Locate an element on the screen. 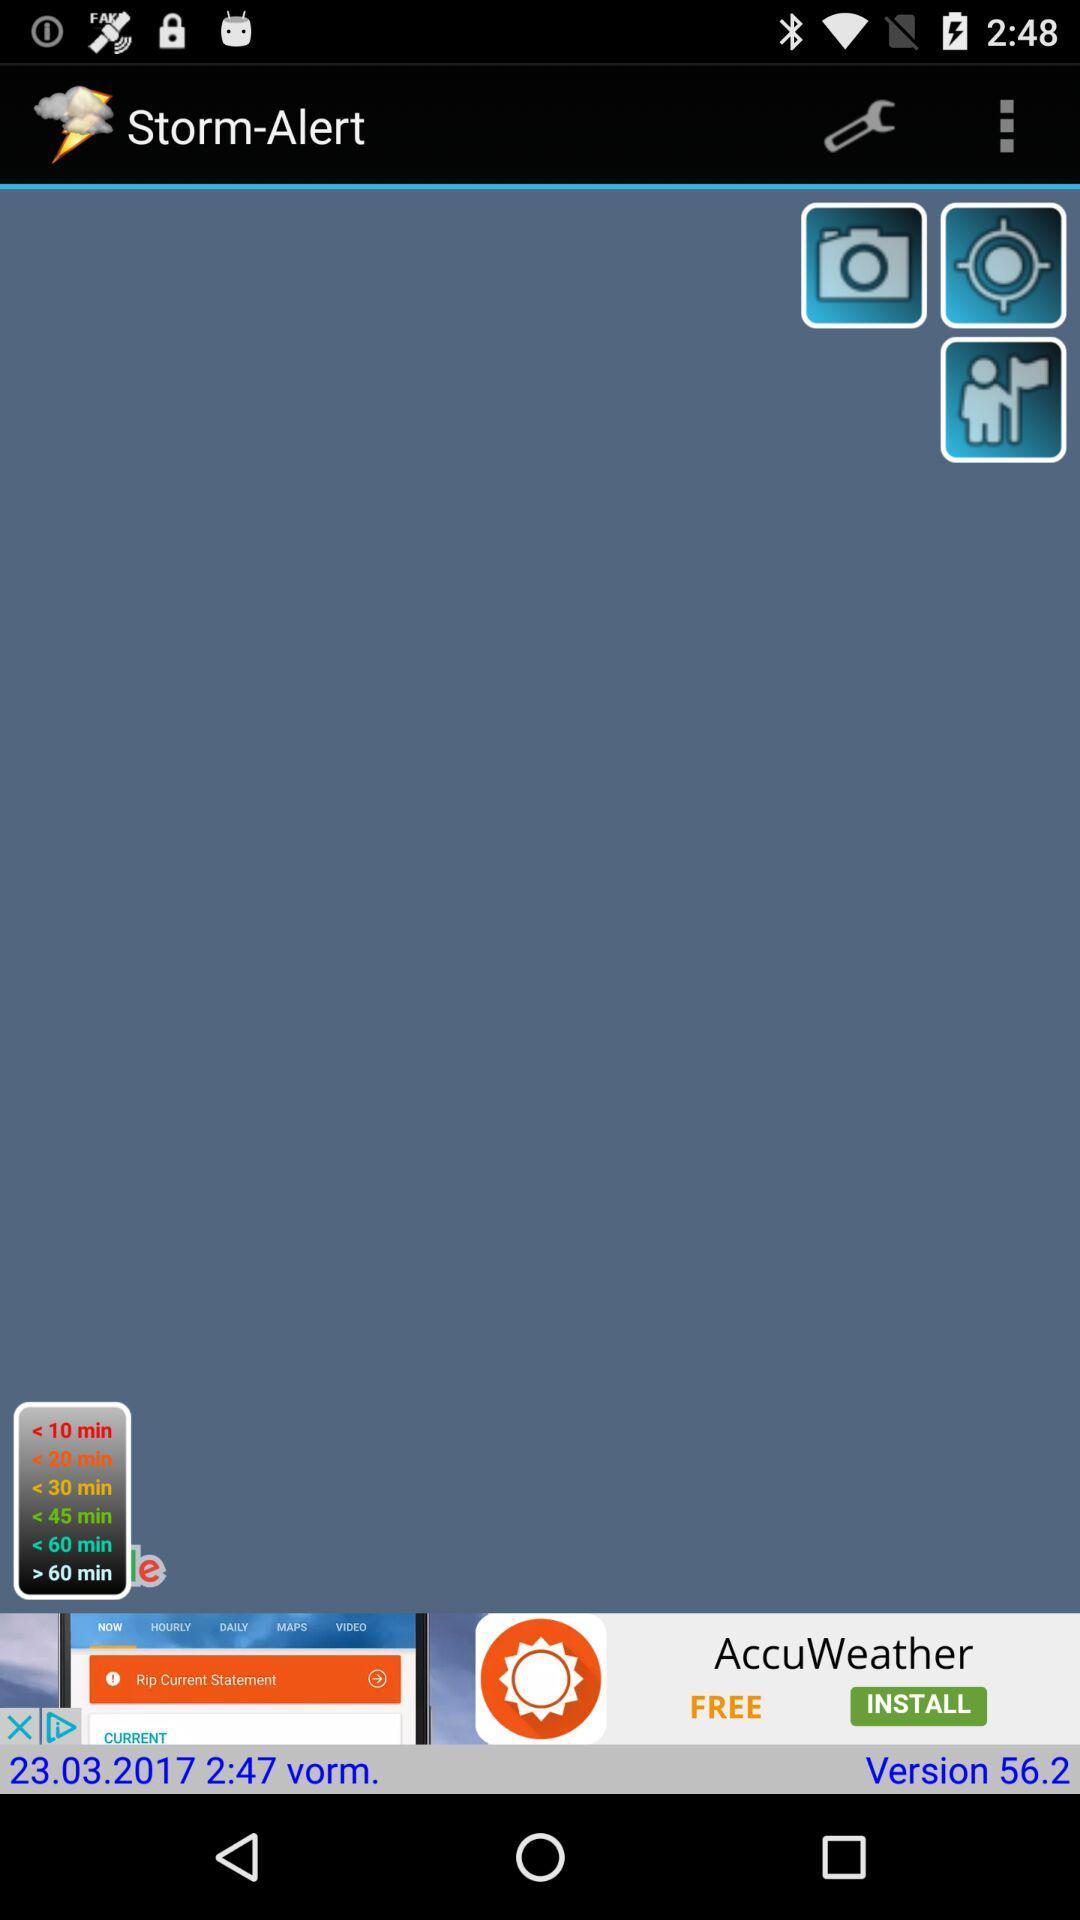 The width and height of the screenshot is (1080, 1920). advertisement for weather app is located at coordinates (540, 1678).